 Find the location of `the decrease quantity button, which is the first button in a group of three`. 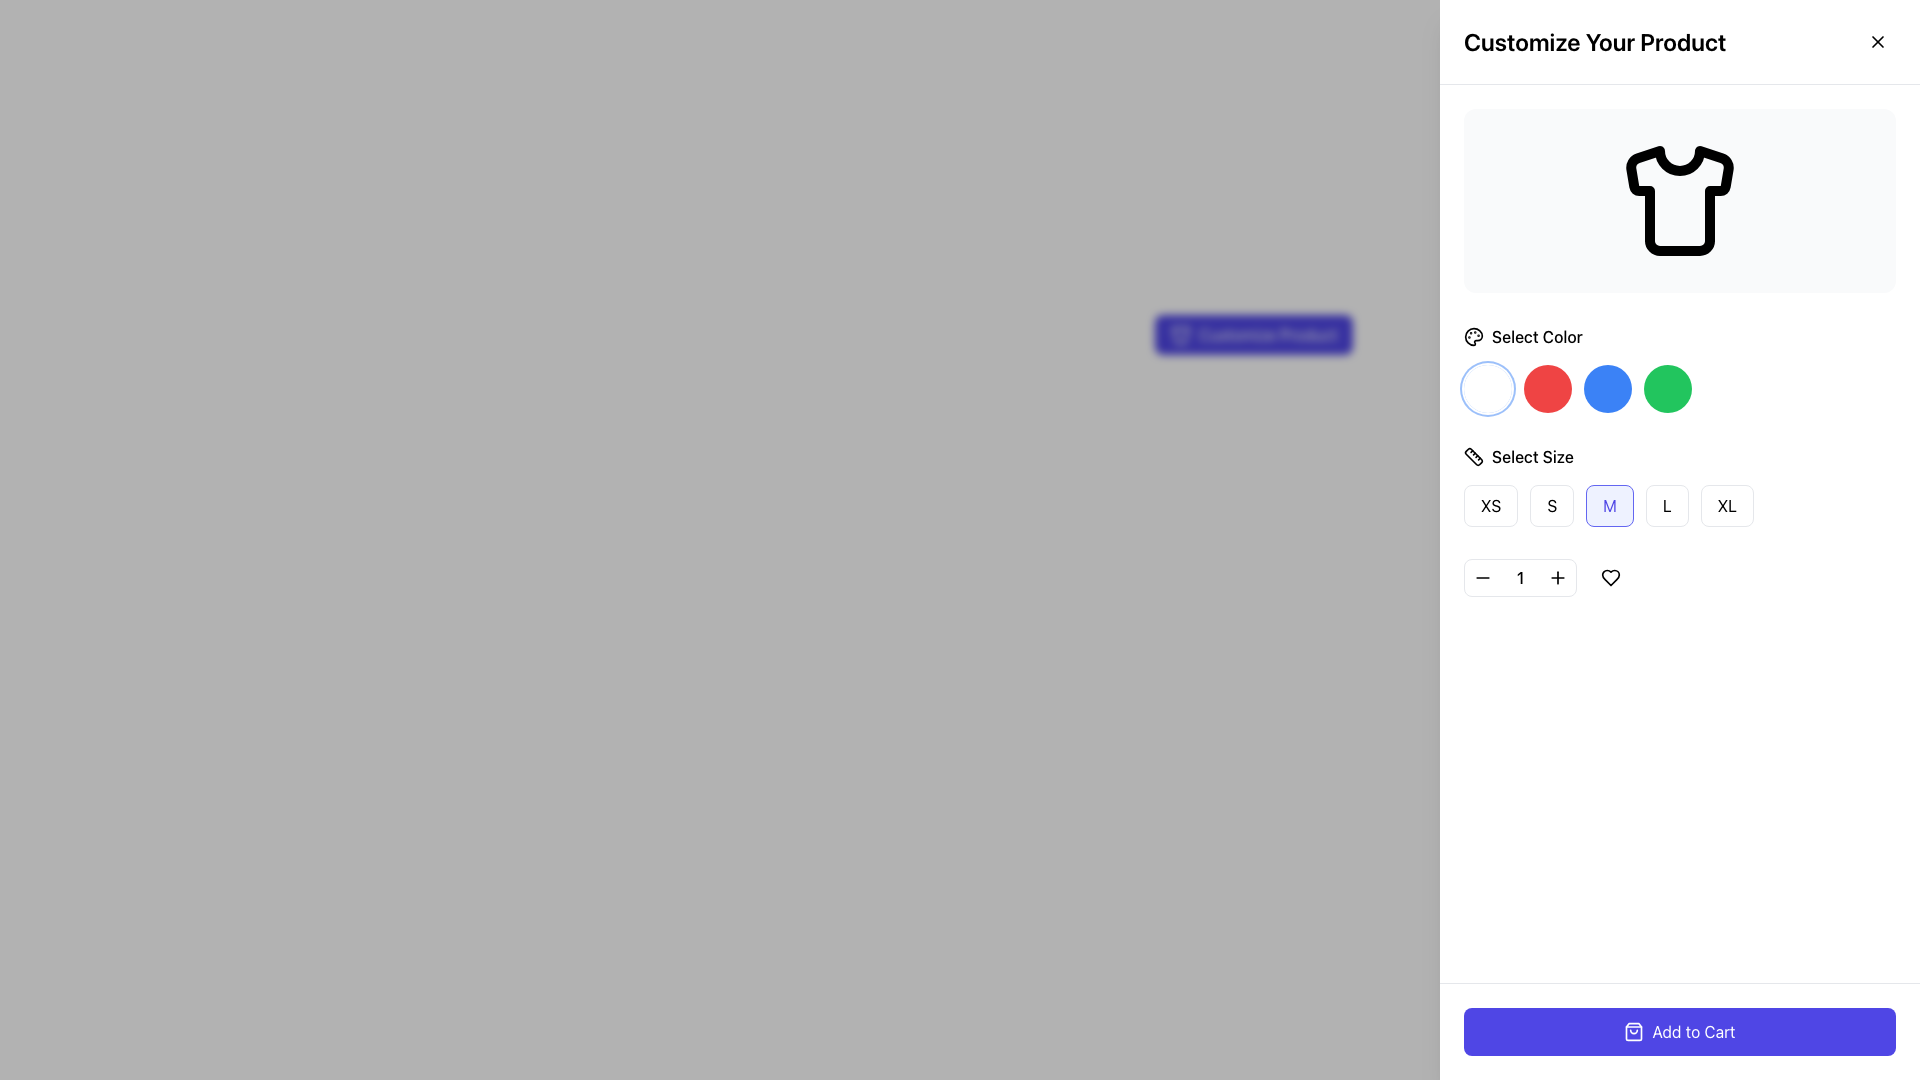

the decrease quantity button, which is the first button in a group of three is located at coordinates (1483, 578).